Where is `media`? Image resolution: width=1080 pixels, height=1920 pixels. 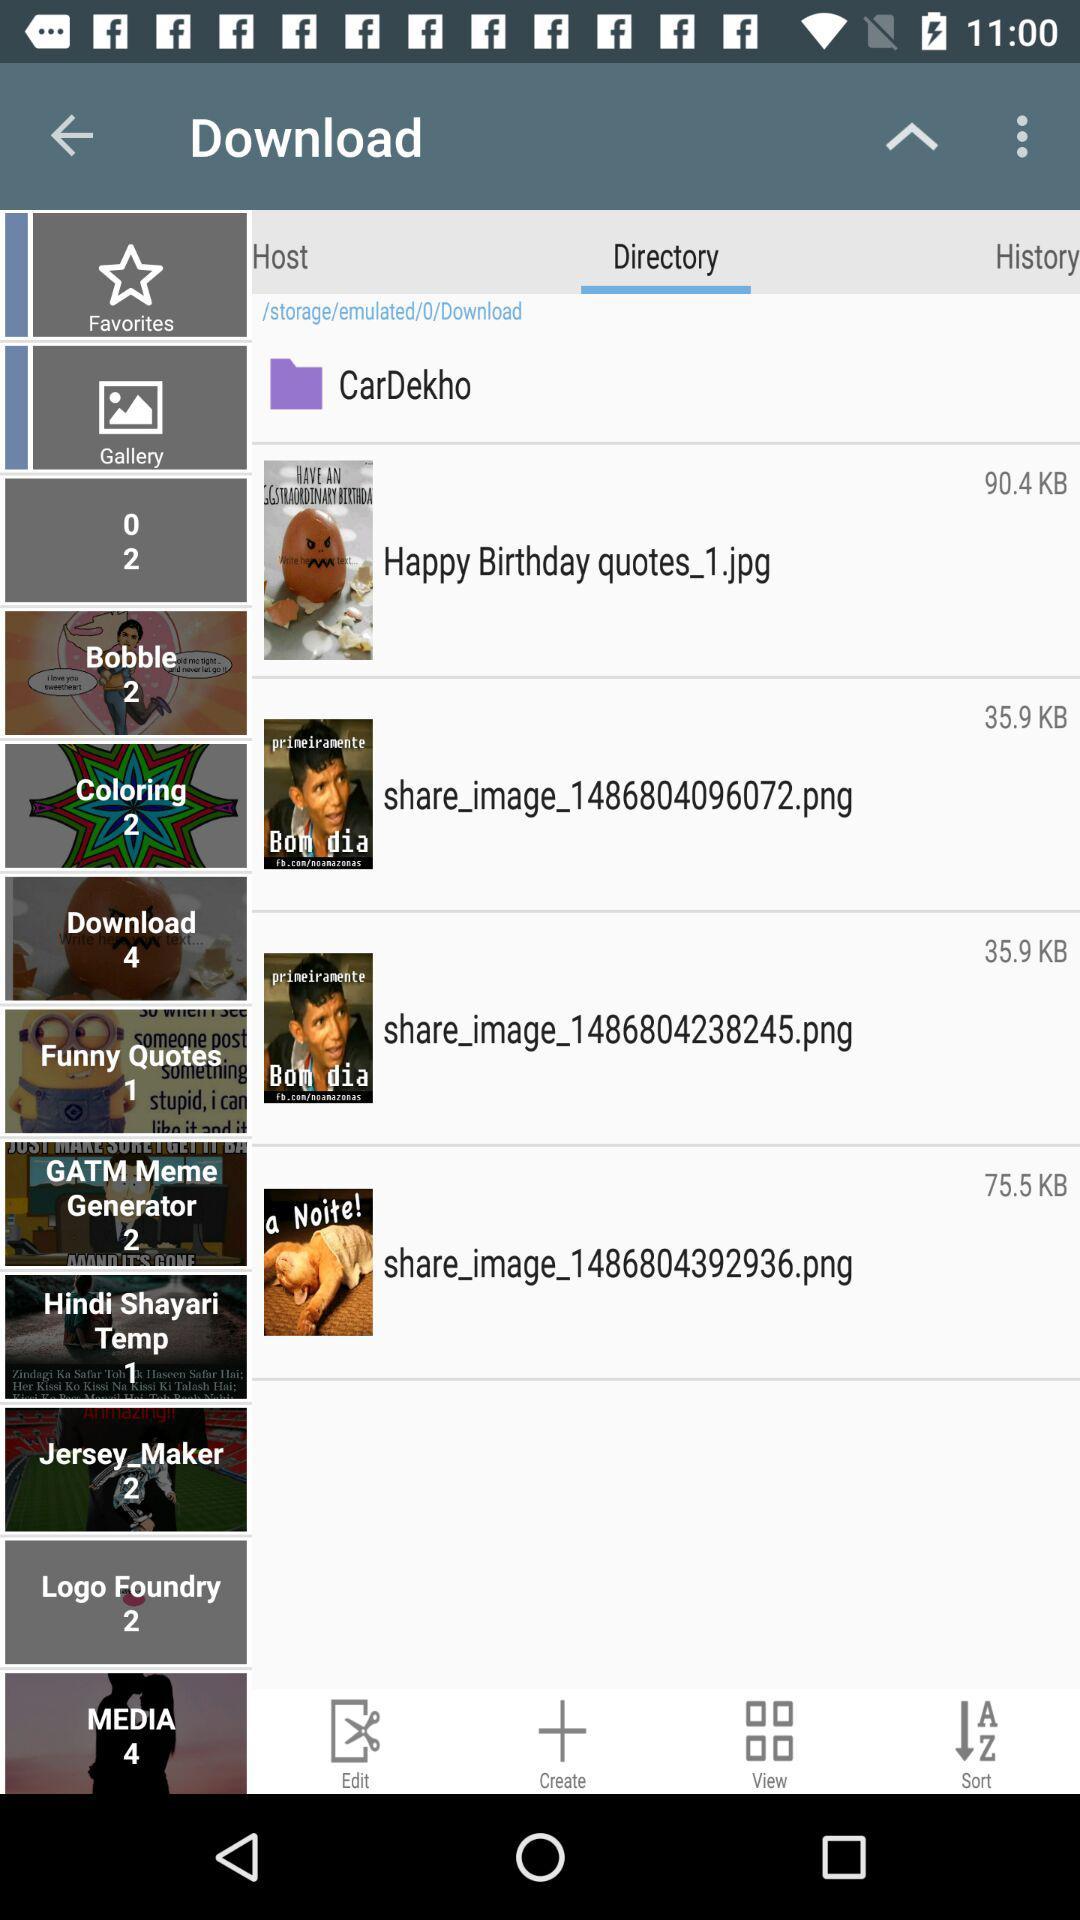 media is located at coordinates (128, 1732).